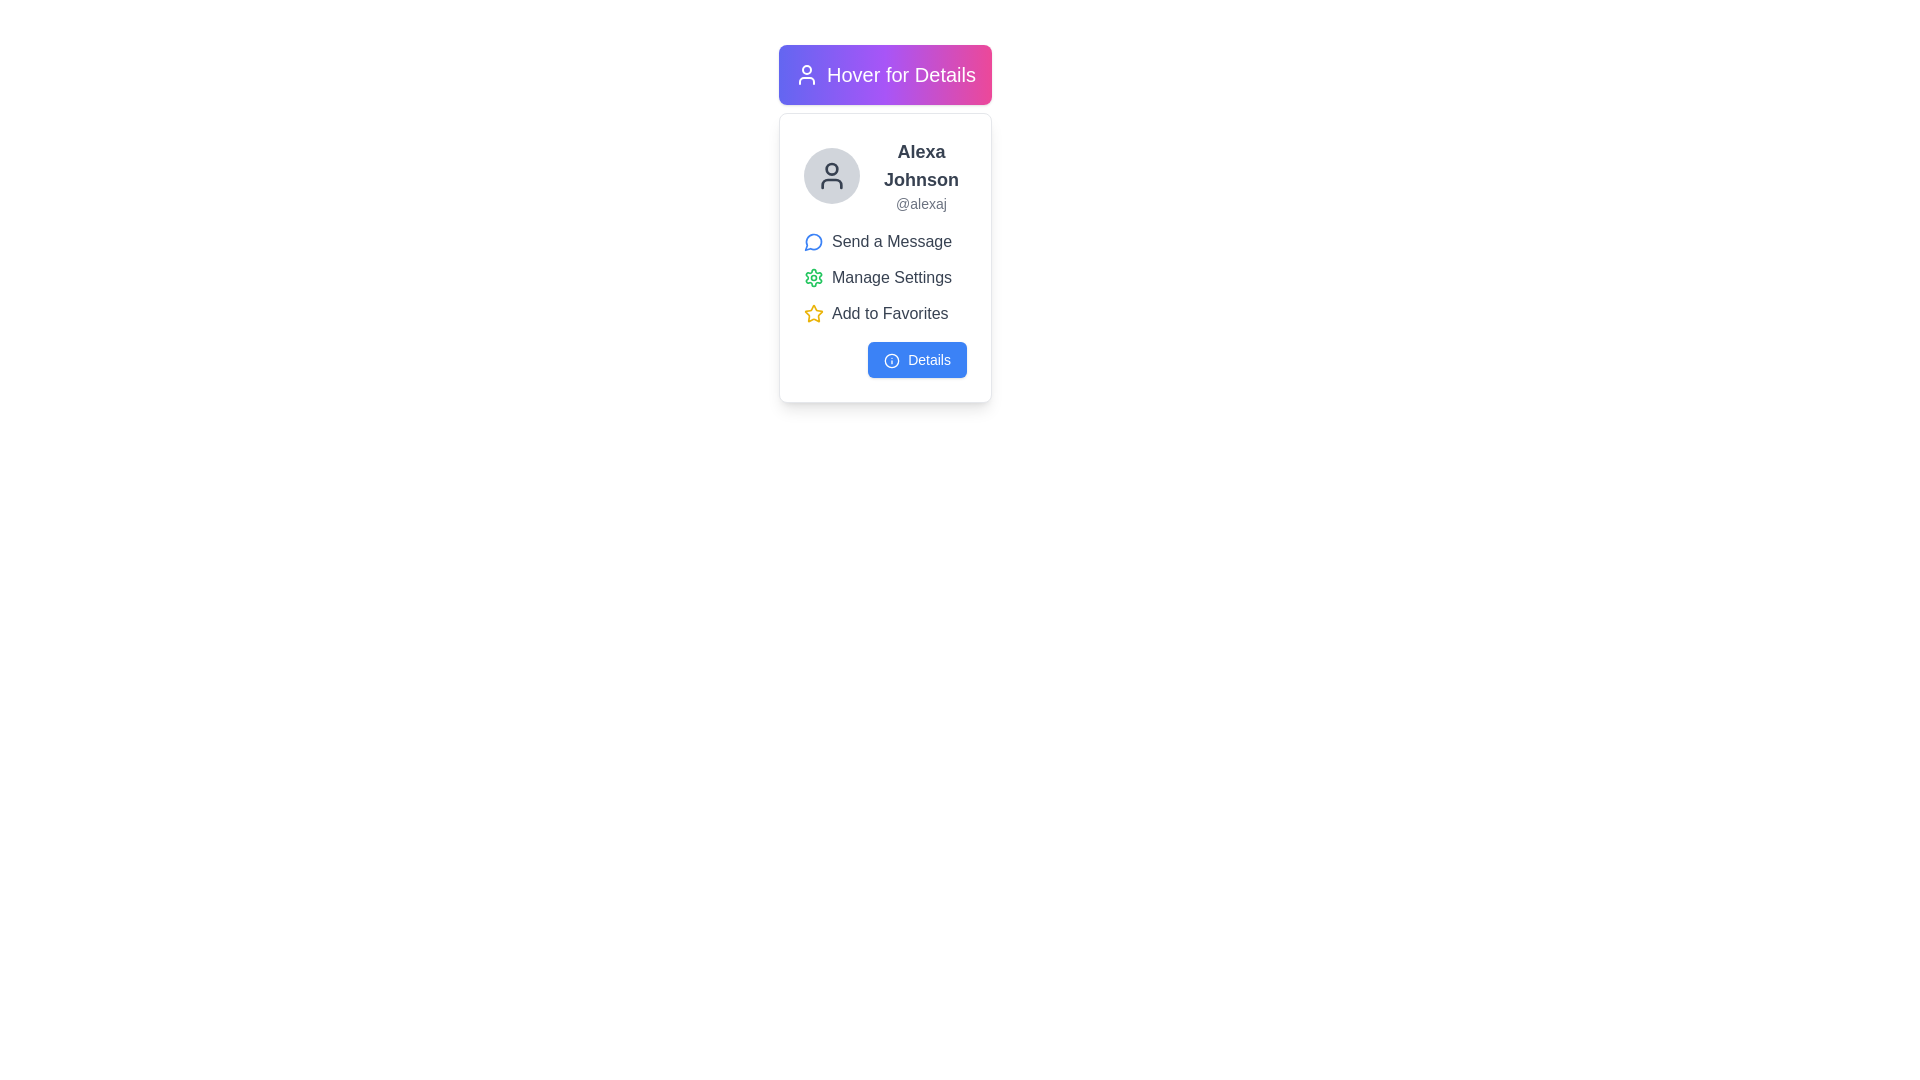  Describe the element at coordinates (884, 241) in the screenshot. I see `the static label with the text 'Send a Message' that features a blue speech bubble icon, located below the username 'Alexa Johnson' and above 'Manage Settings'` at that location.